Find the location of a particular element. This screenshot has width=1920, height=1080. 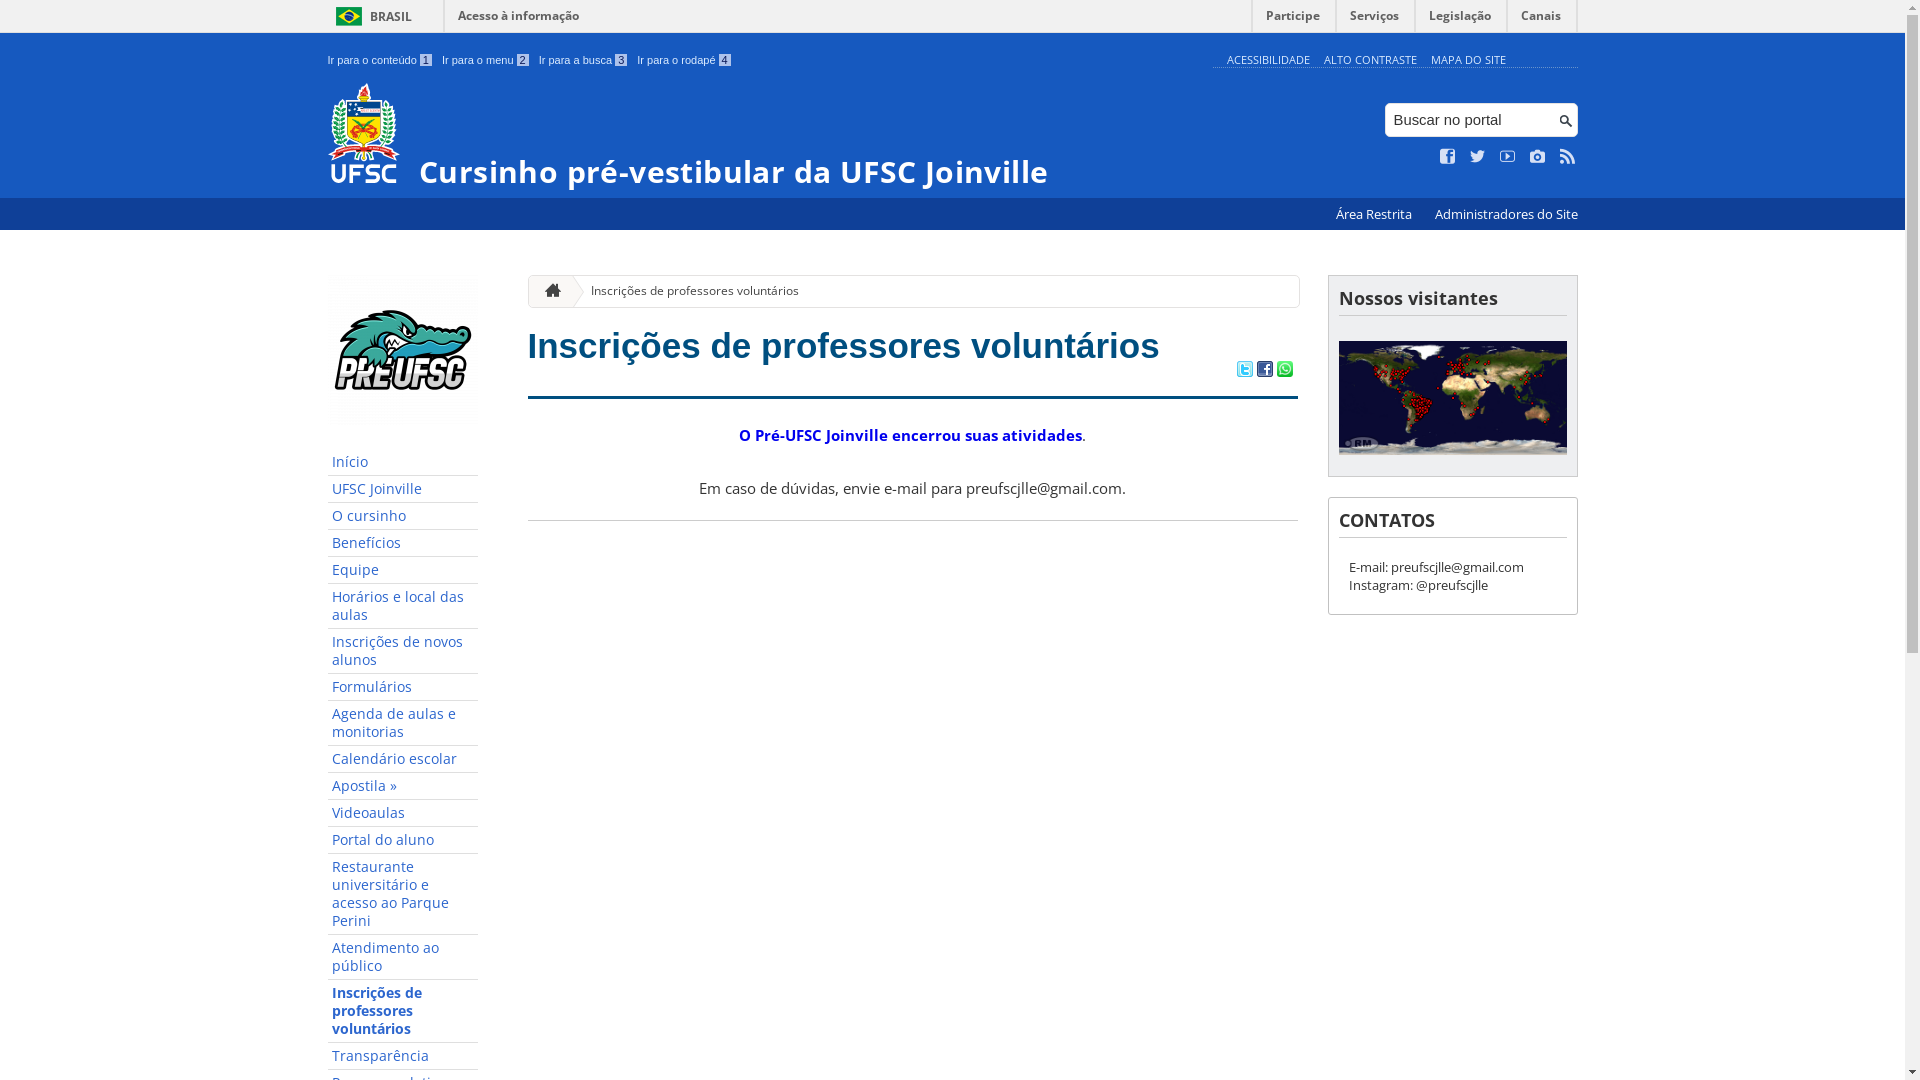

'BRASIL' is located at coordinates (327, 16).